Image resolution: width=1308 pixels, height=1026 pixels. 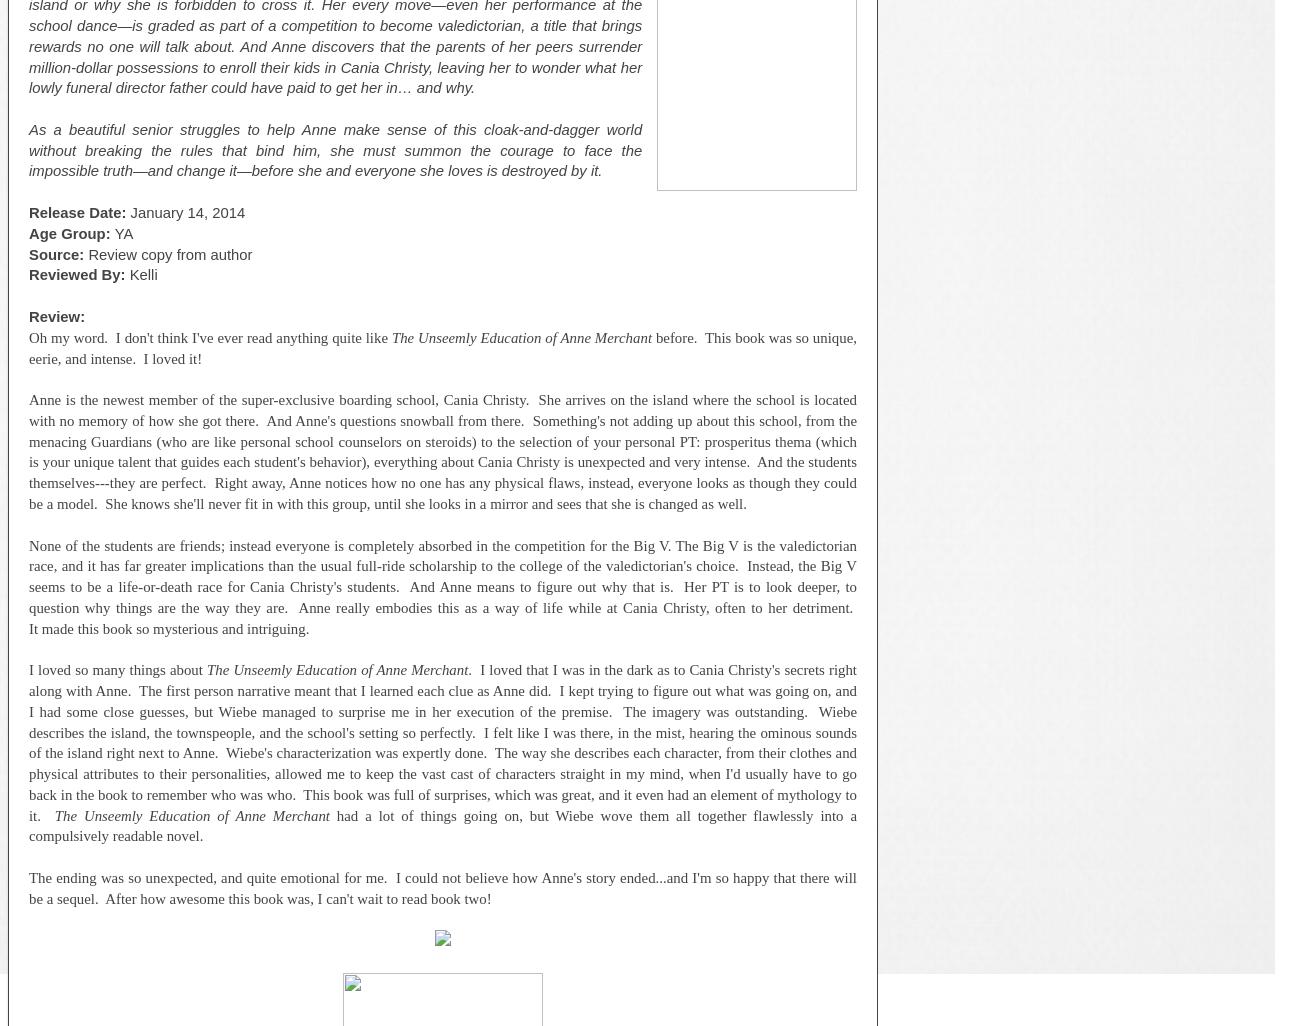 I want to click on '.  I loved that I was in the dark as to Cania Christy's secrets right along with Anne.  The first person narrative meant that I learned each clue as Anne did.  I kept trying to figure out what was going on, and I had some close guesses, but Wiebe managed to surprise me in her execution of the premise.  The imagery was outstanding.  Wiebe describes the island, the townspeople, and the school's setting so perfectly.  I felt like I was there, in the mist, hearing the ominous sounds of the island right next to Anne.  Wiebe's characterization was expertly done.  The way she describes each character, from their clothes and physical attributes to their personalities, allowed me to keep the vast cast of characters straight in my mind, when I'd usually have to go back in the book to remember who was who.  This book was full of surprises, which was great, and it even had an element of mythology to it.', so click(x=442, y=742).